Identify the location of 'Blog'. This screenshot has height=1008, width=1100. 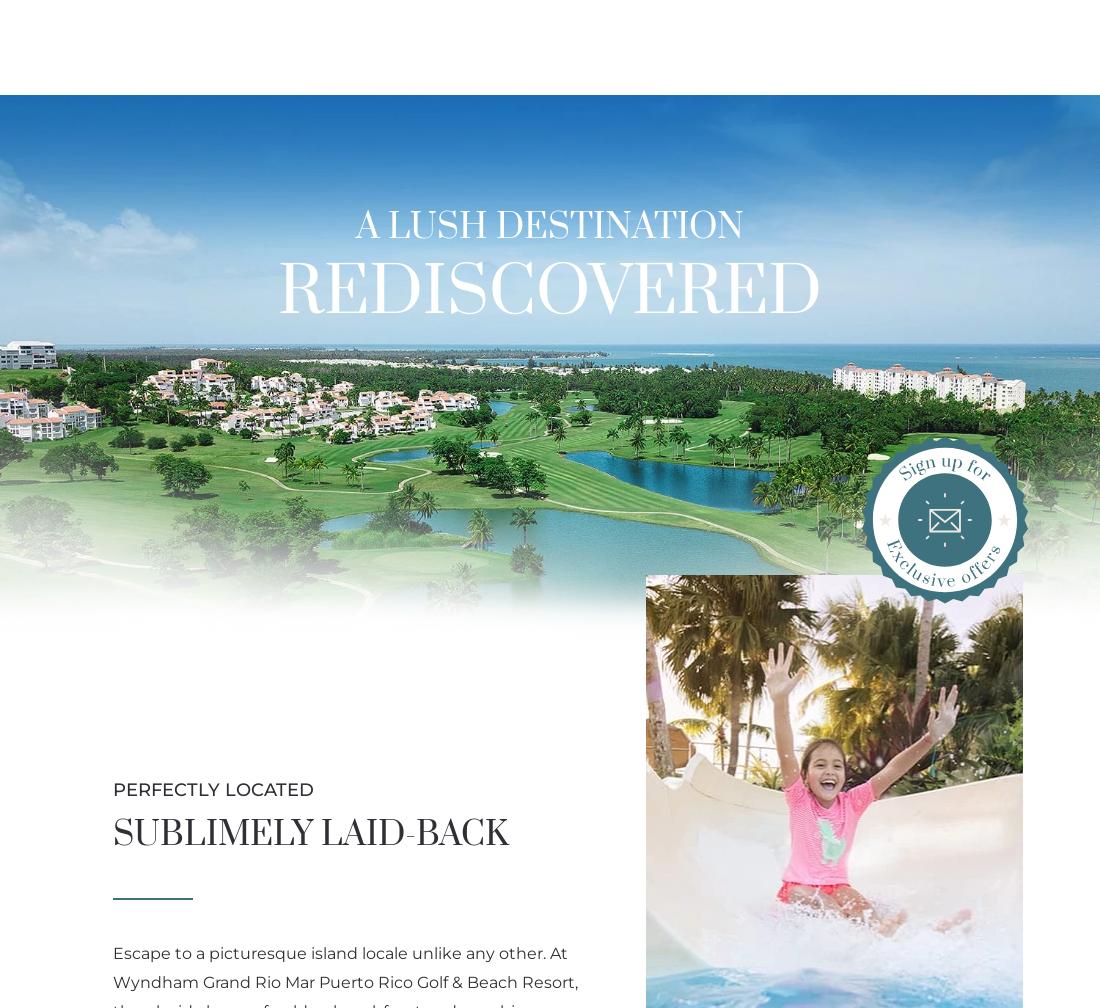
(1063, 81).